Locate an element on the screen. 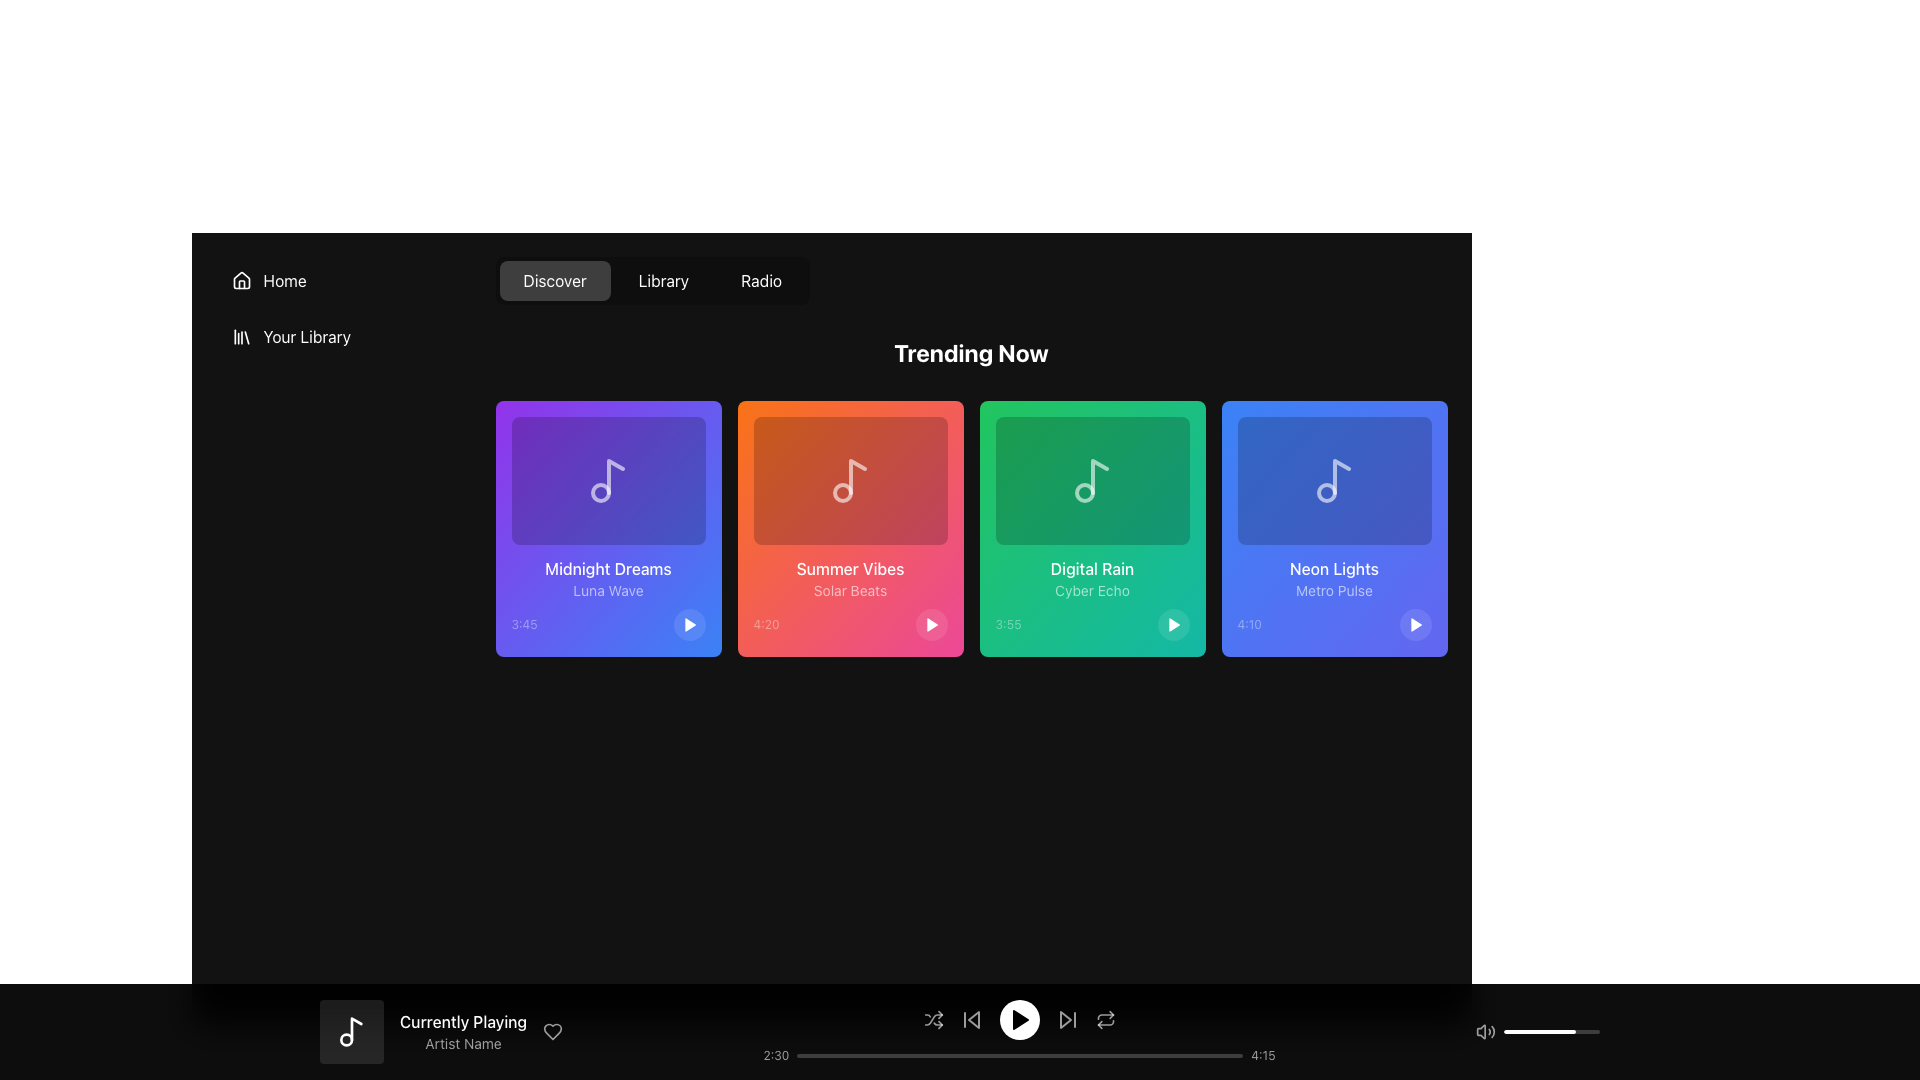 Image resolution: width=1920 pixels, height=1080 pixels. the third button in the horizontal navigation bar is located at coordinates (760, 281).